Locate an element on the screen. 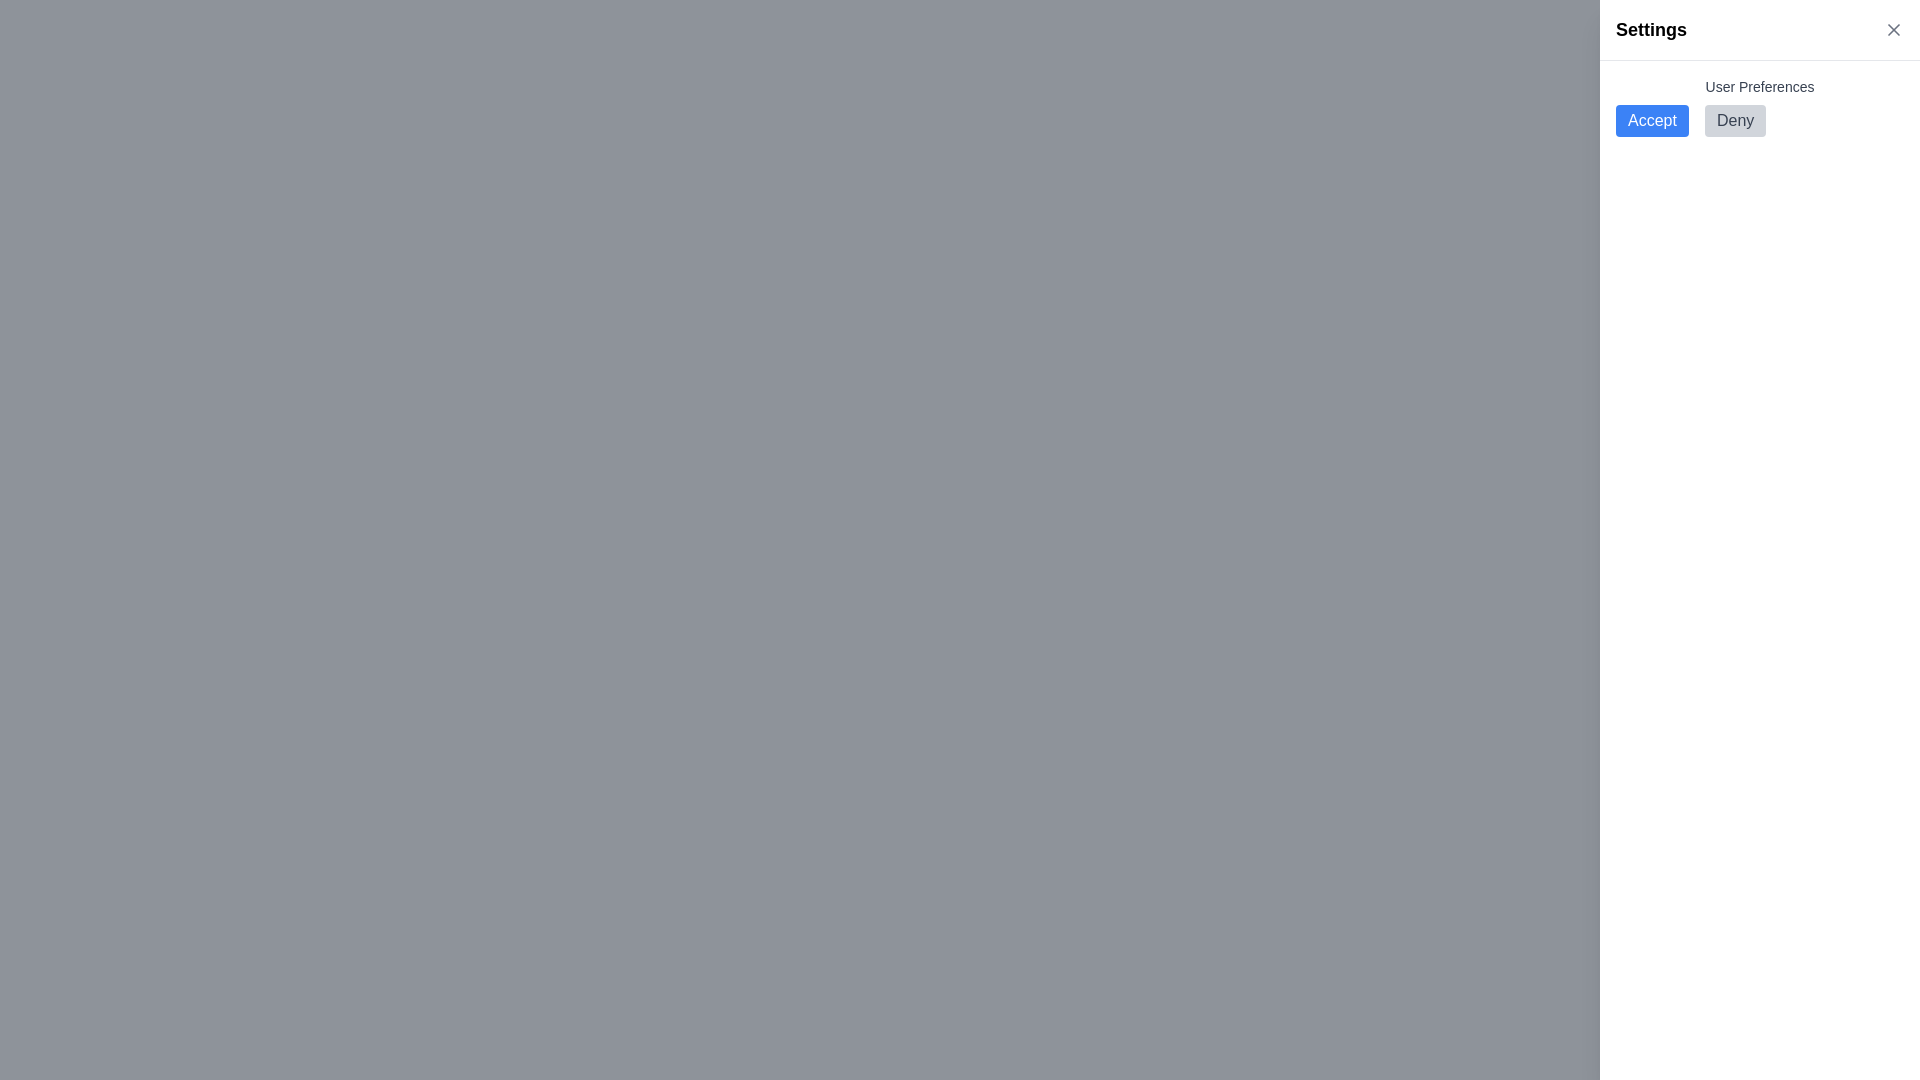  the 'Settings' header text, which is a bold, large heading located at the top of the sidebar on the right side of the interface is located at coordinates (1651, 30).